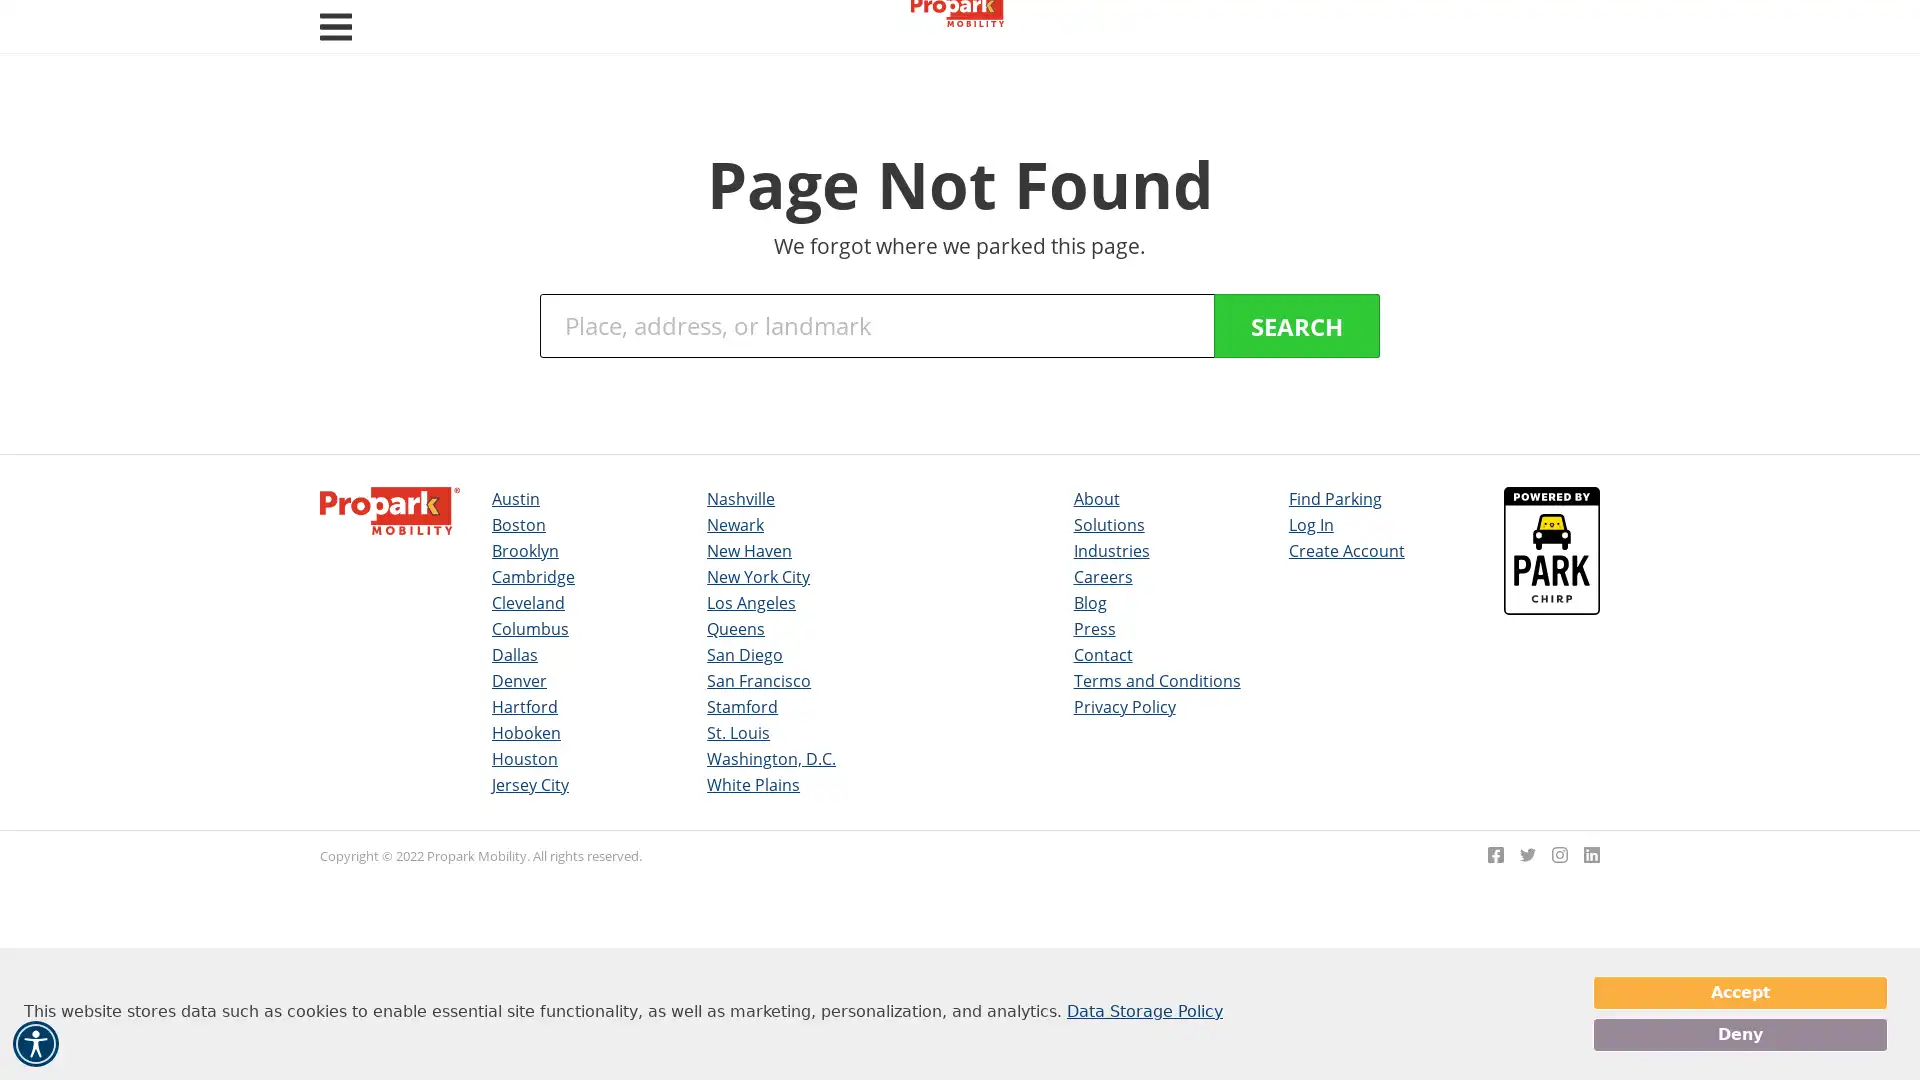 The width and height of the screenshot is (1920, 1080). I want to click on Accept, so click(1739, 992).